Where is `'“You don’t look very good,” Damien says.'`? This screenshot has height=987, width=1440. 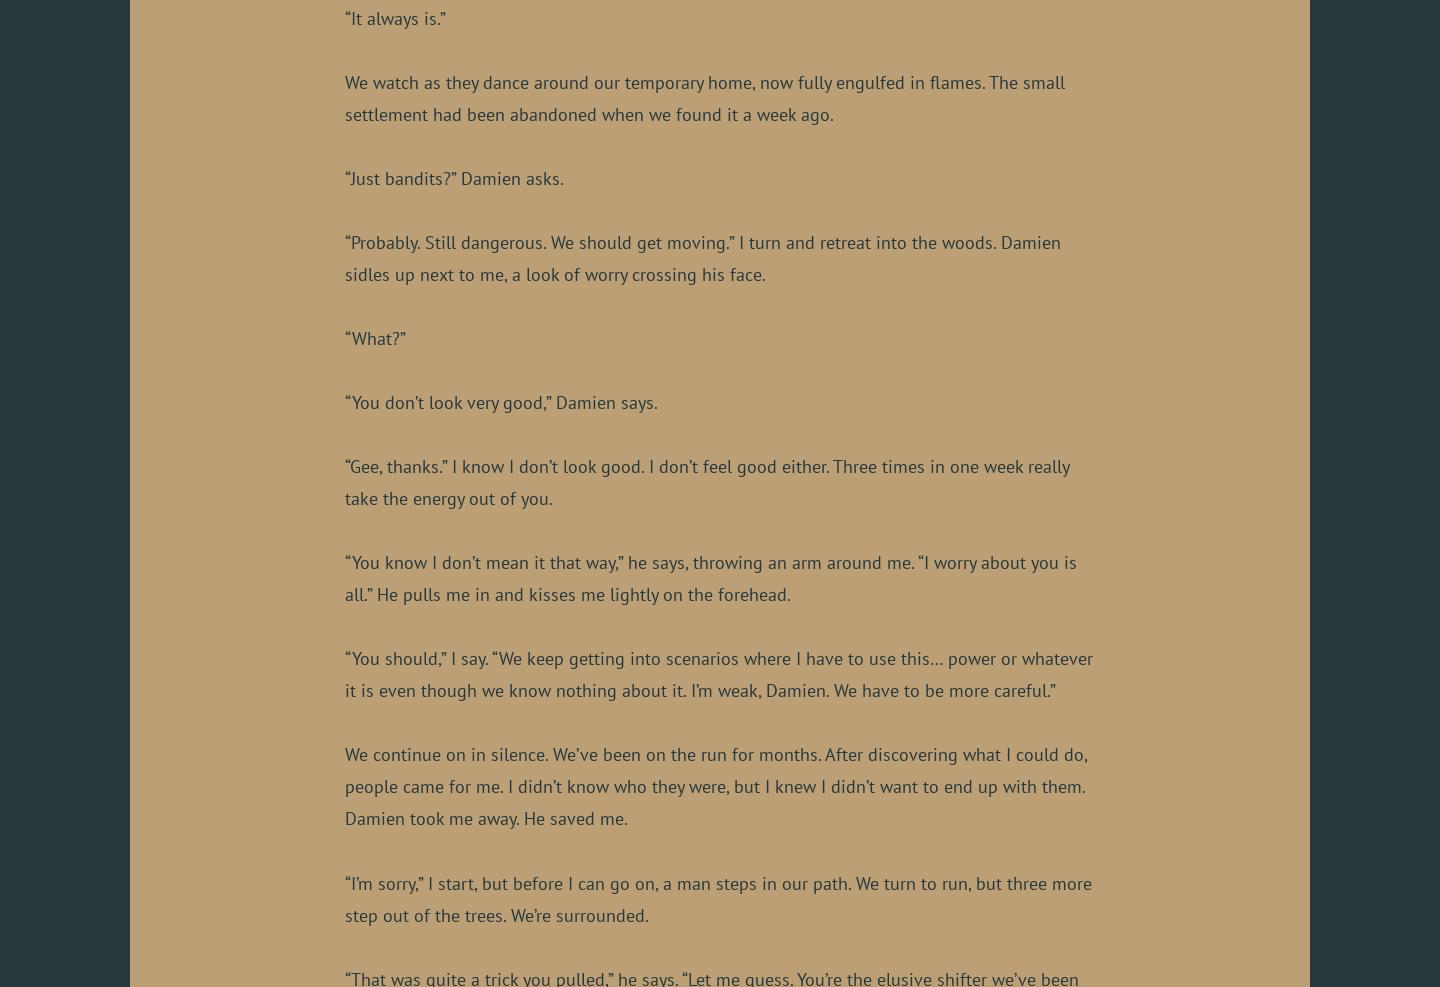 '“You don’t look very good,” Damien says.' is located at coordinates (345, 402).